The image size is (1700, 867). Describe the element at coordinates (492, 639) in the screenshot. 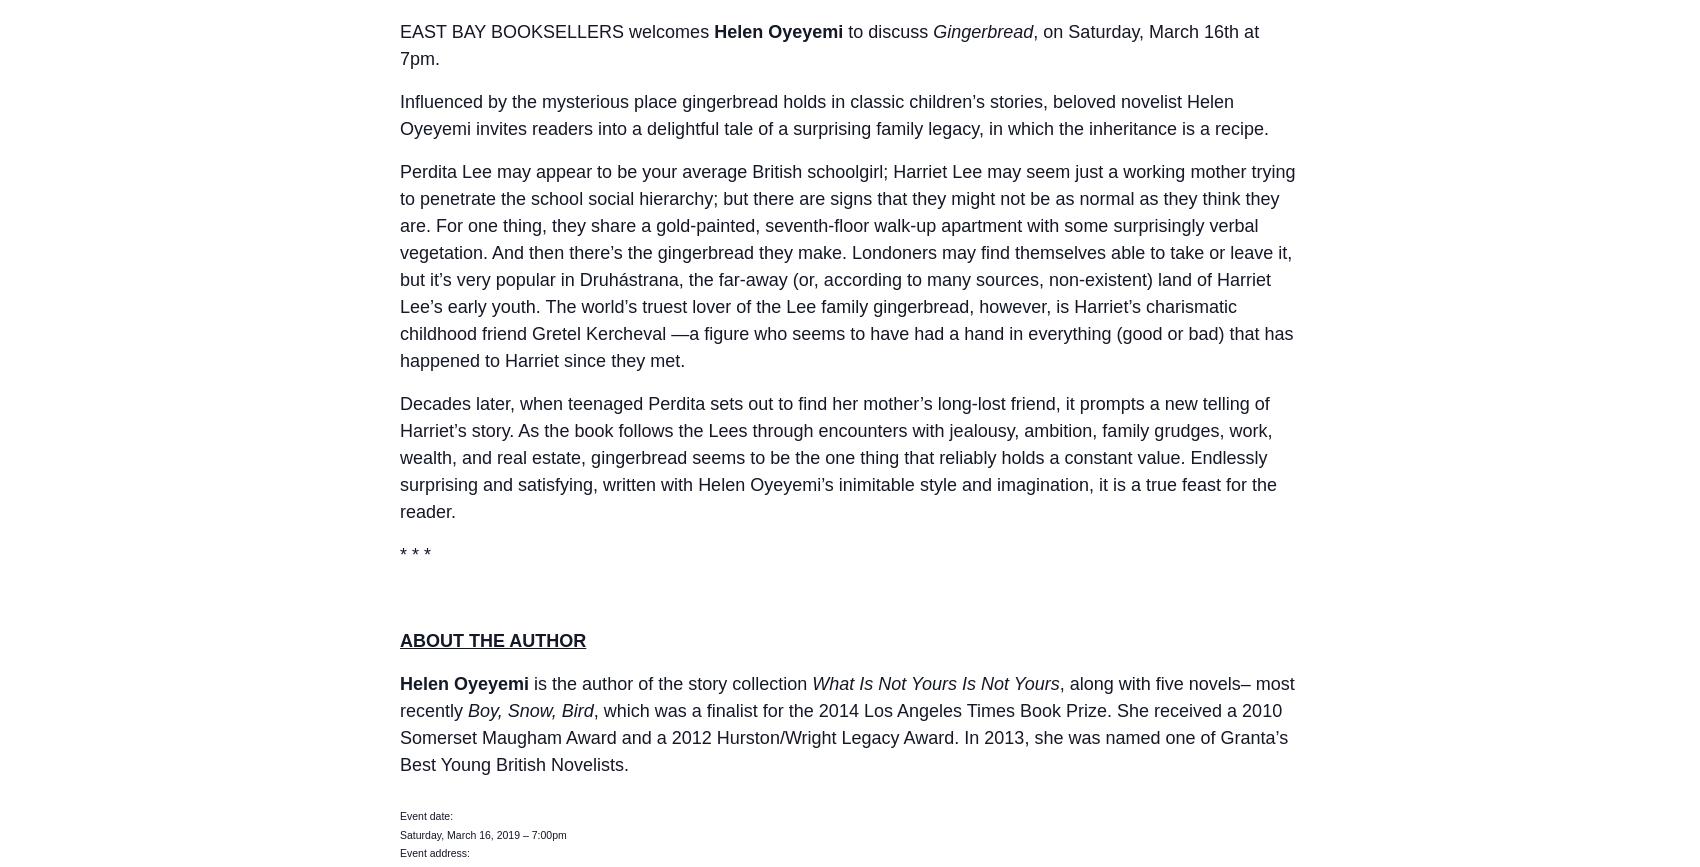

I see `'ABOUT THE AUTHOR'` at that location.